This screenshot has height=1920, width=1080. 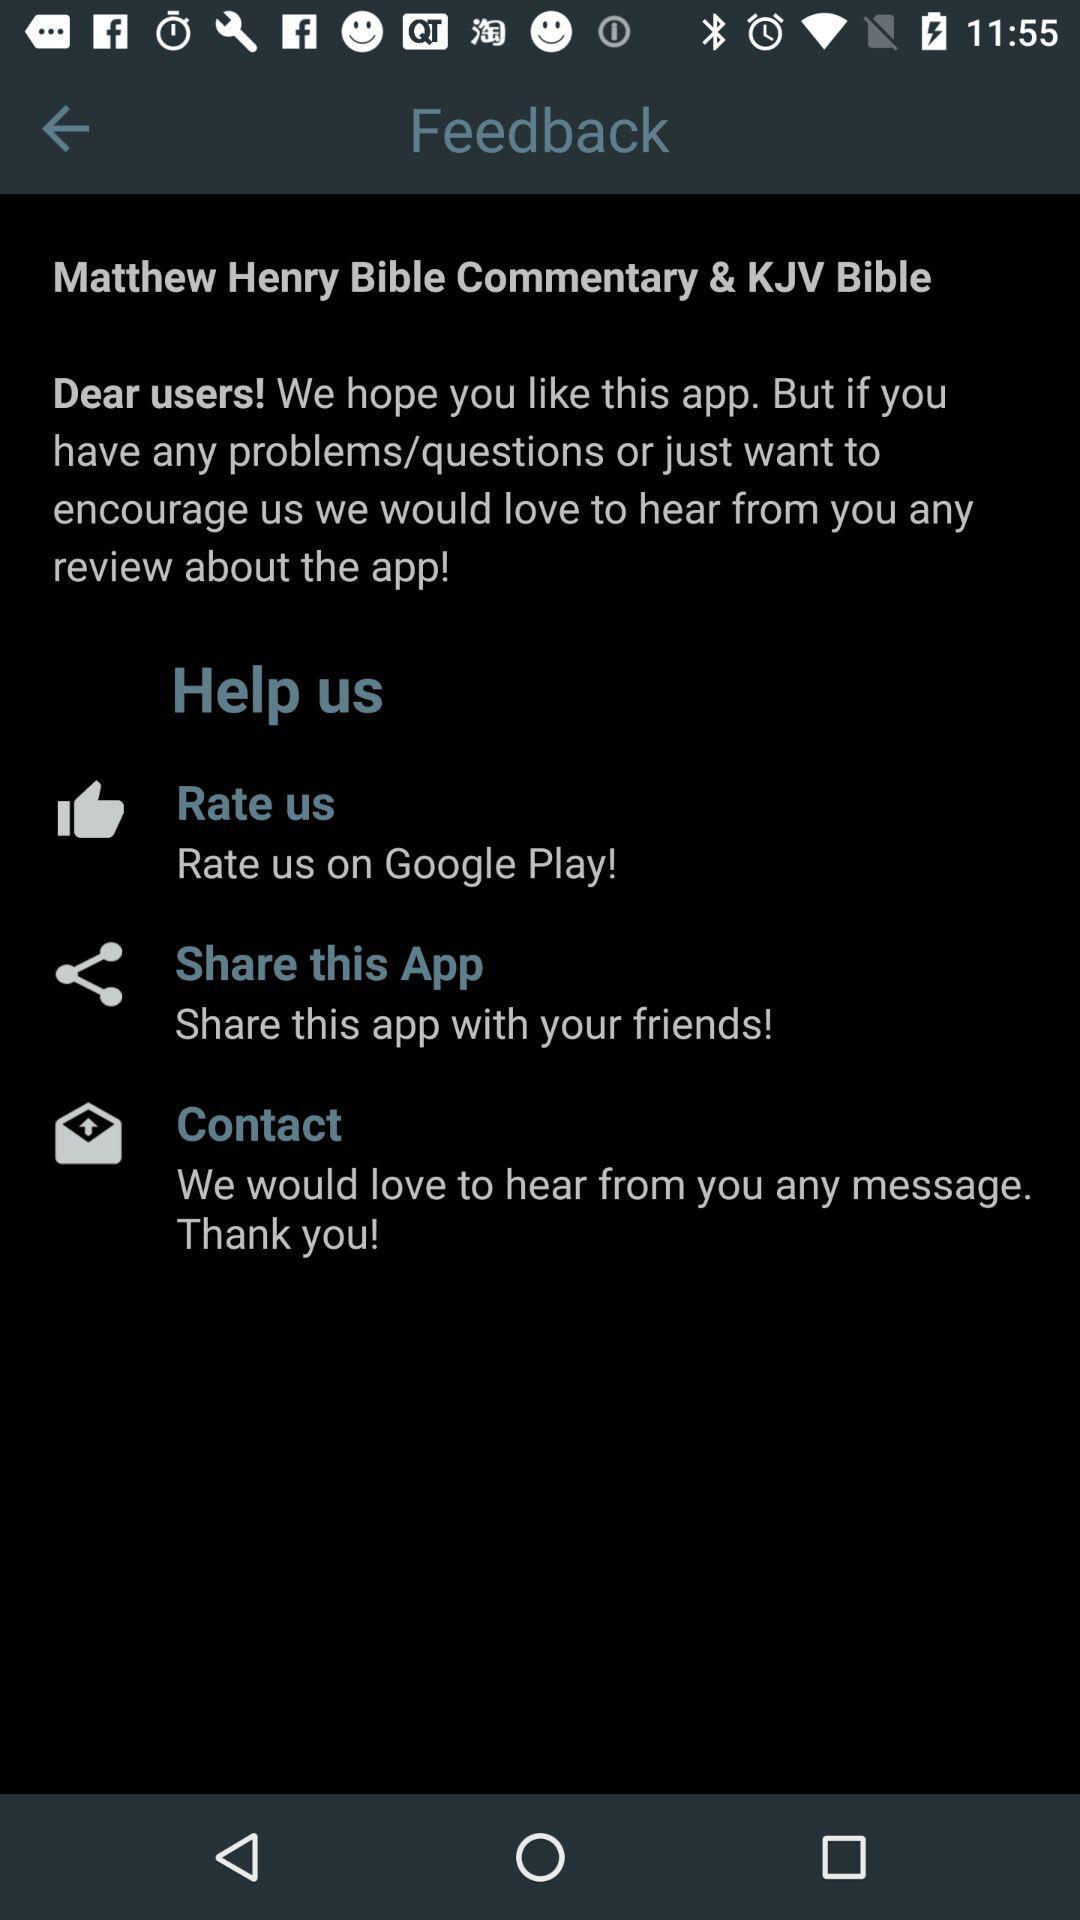 What do you see at coordinates (64, 127) in the screenshot?
I see `app above matthew henry bible` at bounding box center [64, 127].